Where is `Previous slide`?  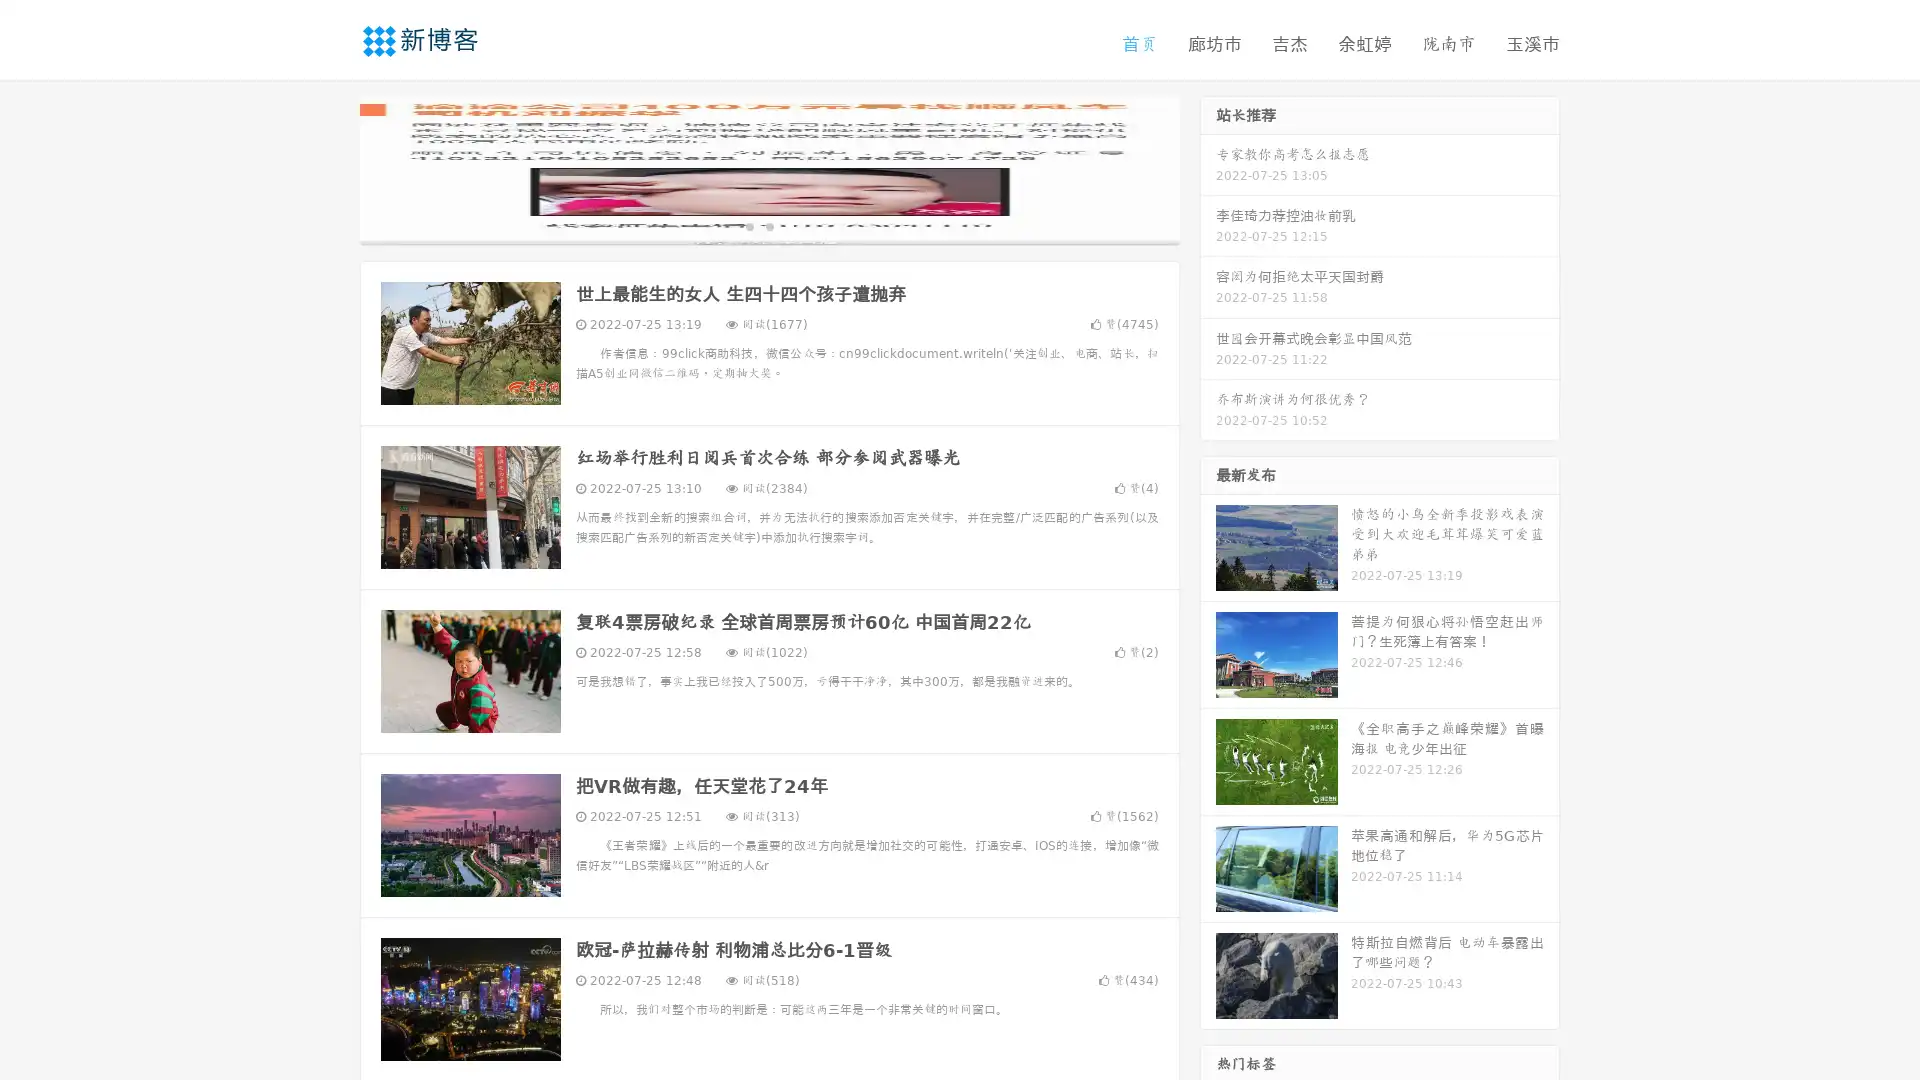 Previous slide is located at coordinates (330, 168).